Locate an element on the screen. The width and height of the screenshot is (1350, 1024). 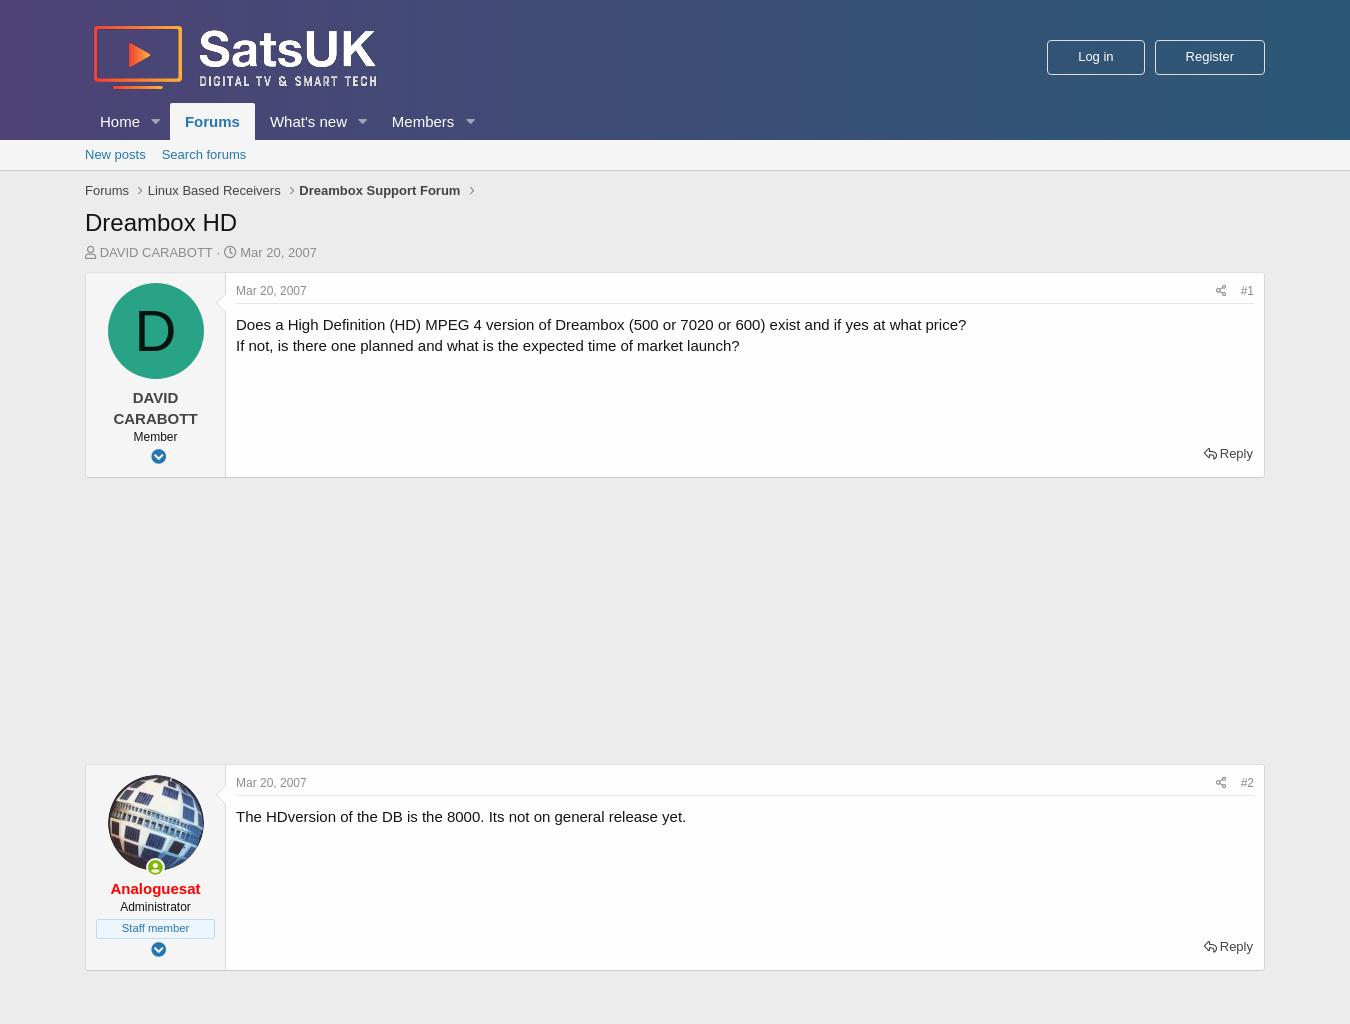
'Register' is located at coordinates (1208, 55).